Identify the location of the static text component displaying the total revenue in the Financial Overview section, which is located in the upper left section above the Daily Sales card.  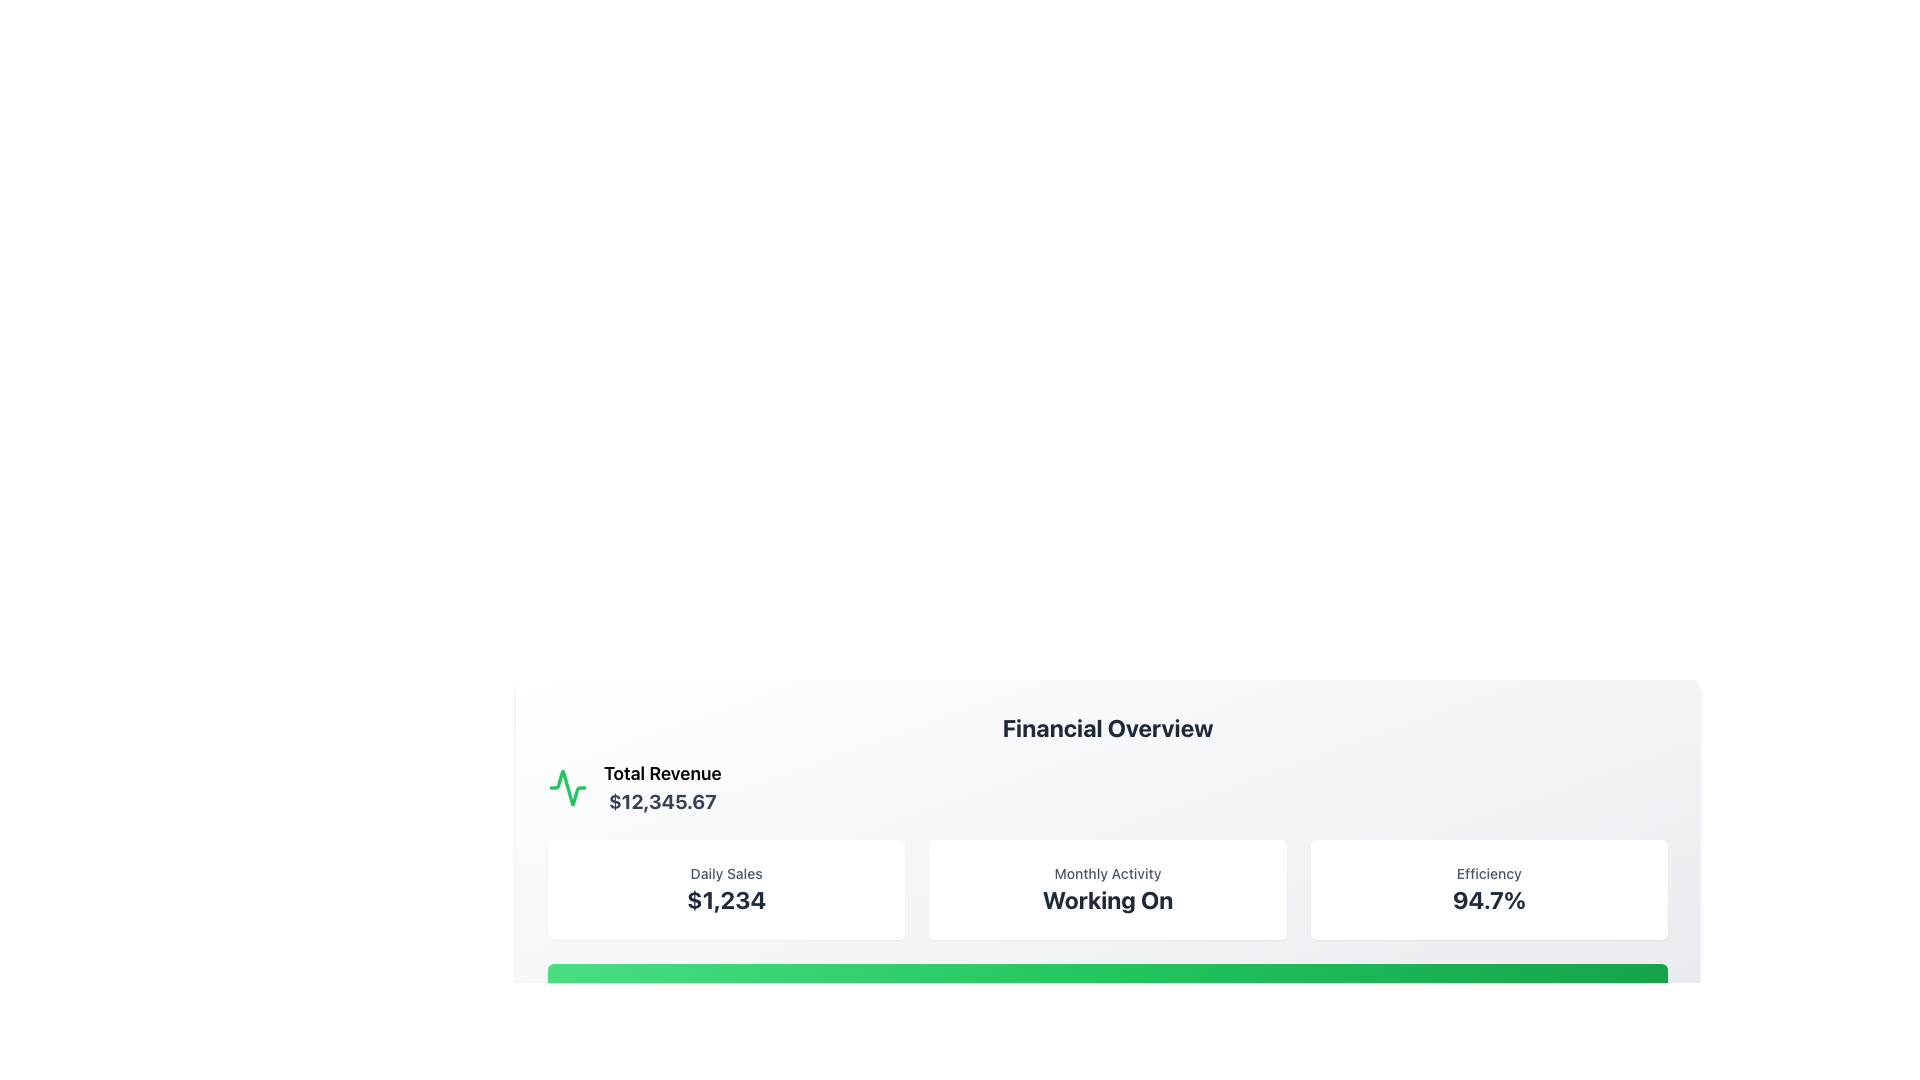
(662, 786).